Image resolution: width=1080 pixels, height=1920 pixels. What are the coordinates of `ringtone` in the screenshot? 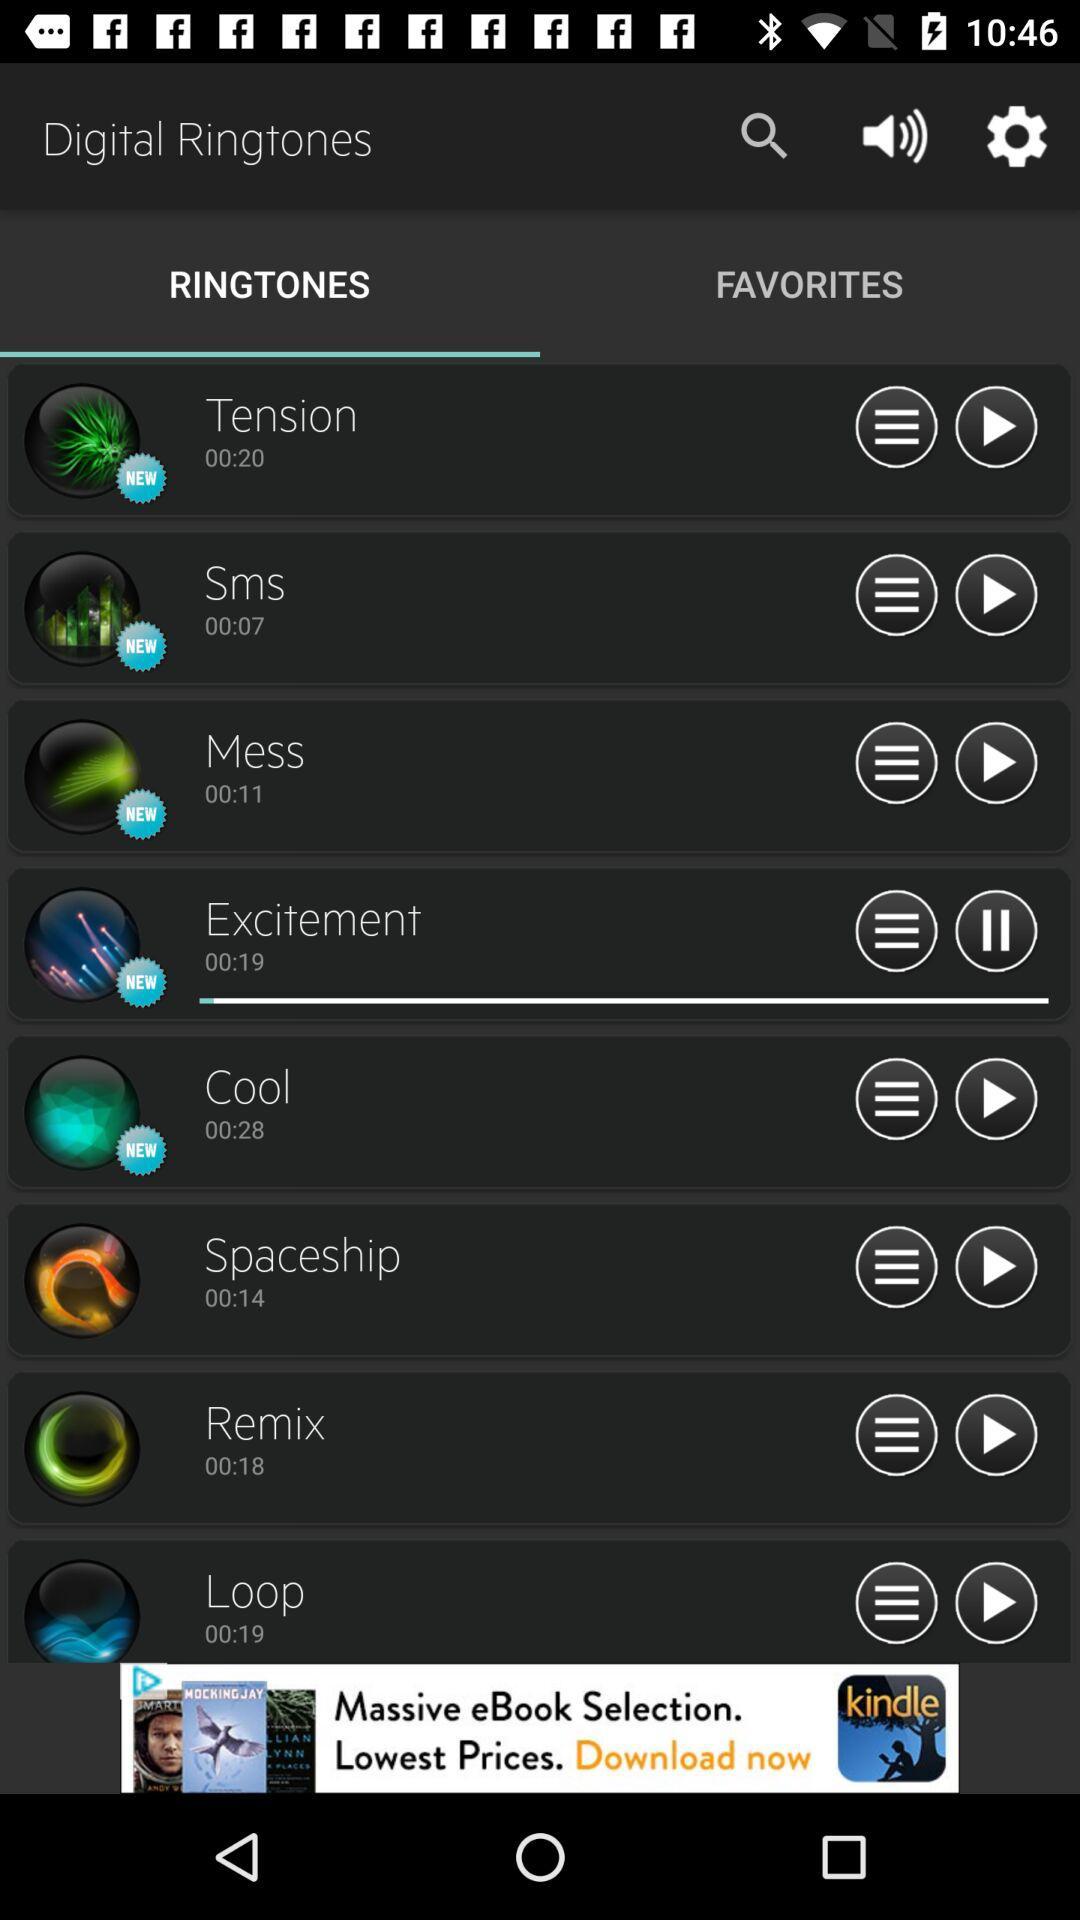 It's located at (995, 1604).